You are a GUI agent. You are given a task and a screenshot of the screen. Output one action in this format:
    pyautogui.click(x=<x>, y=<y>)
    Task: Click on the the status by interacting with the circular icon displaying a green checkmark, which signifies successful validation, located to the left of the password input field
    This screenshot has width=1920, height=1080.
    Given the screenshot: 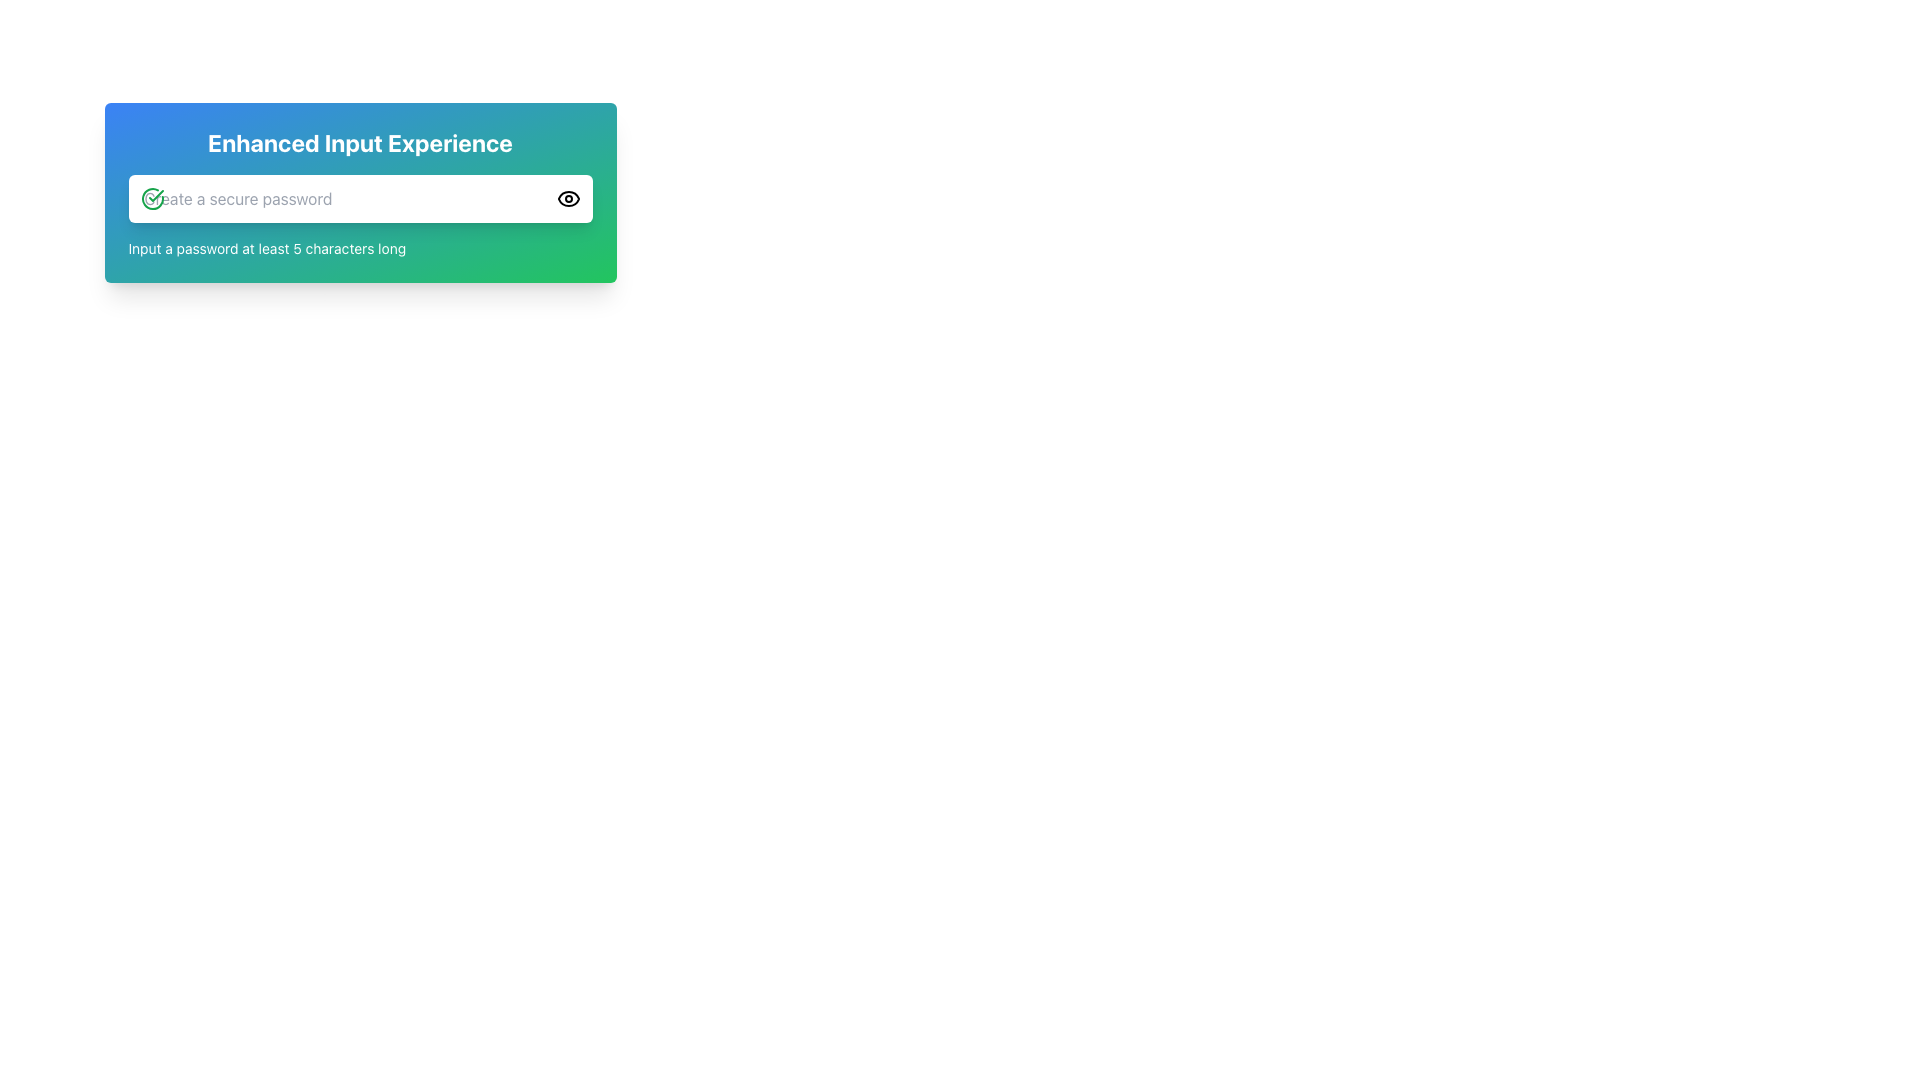 What is the action you would take?
    pyautogui.click(x=151, y=199)
    